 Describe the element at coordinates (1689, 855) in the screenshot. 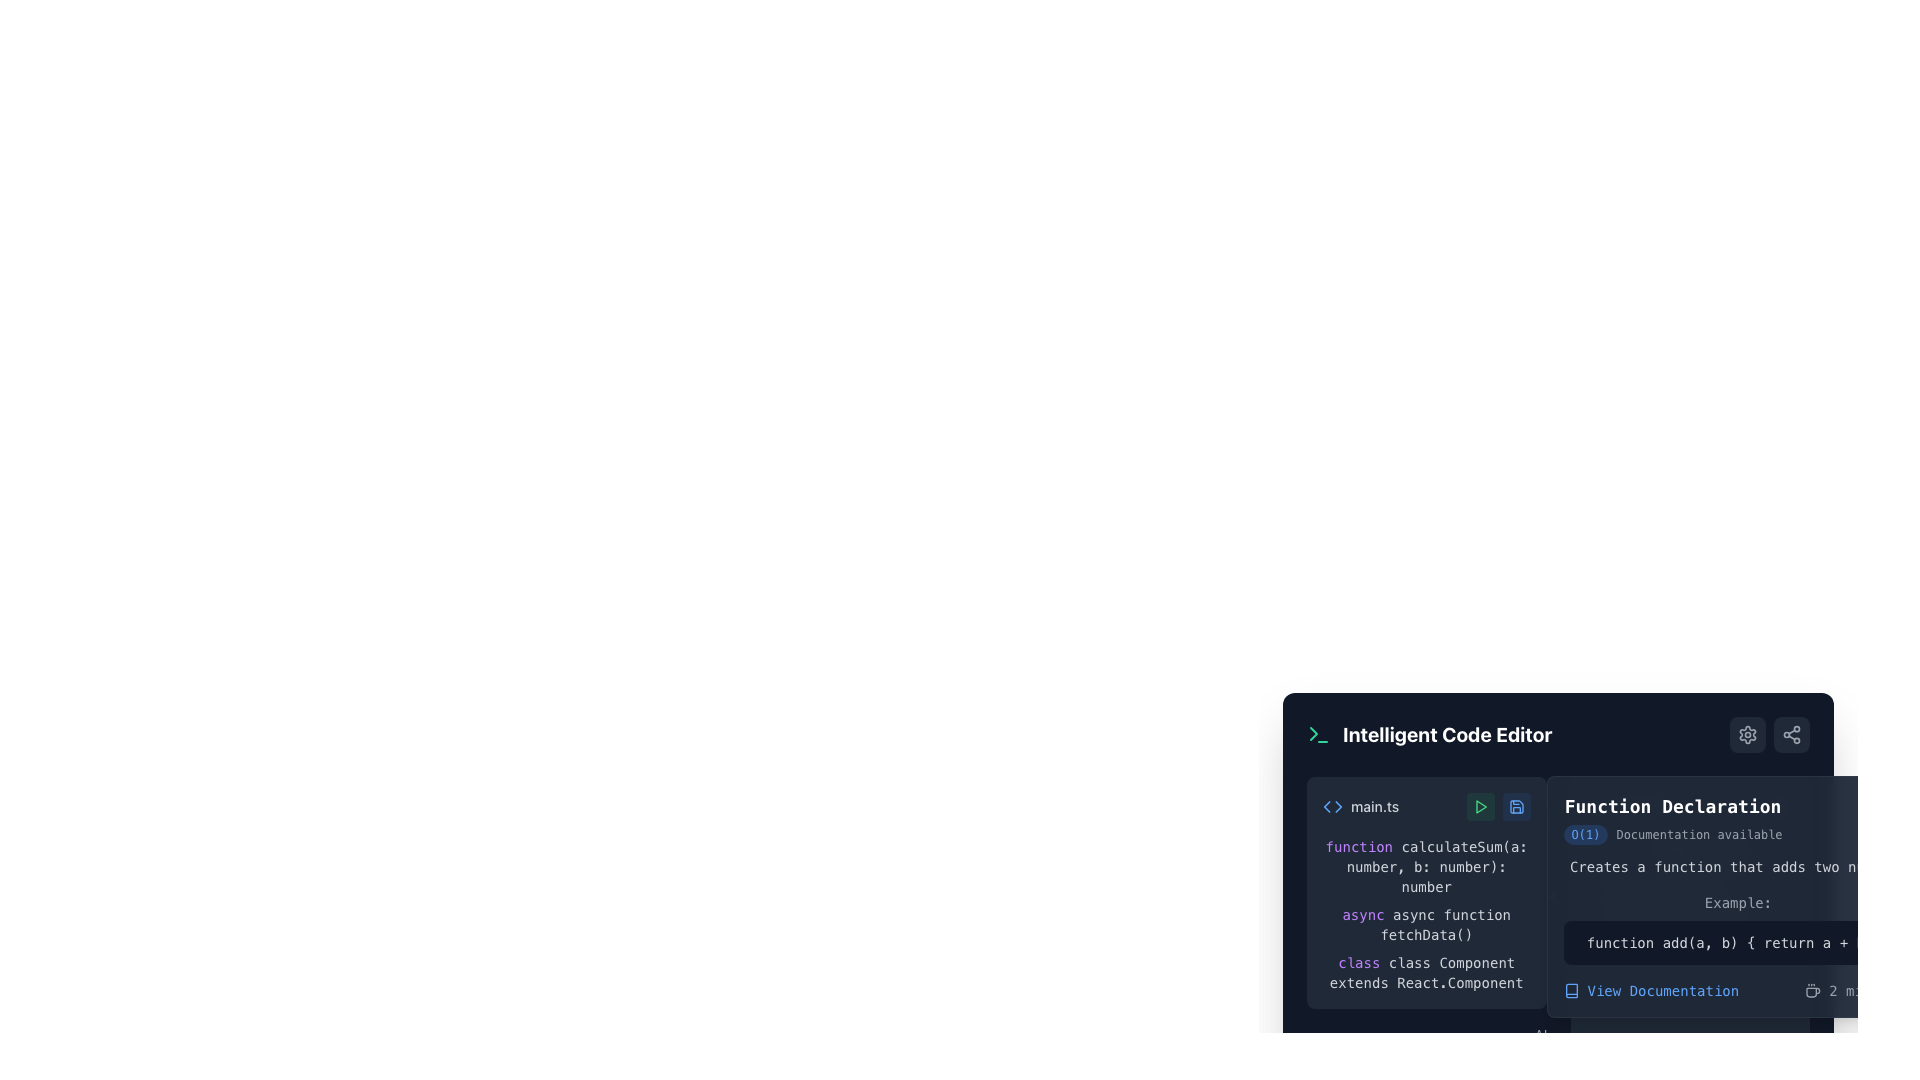

I see `the static text label indicating successful compilation` at that location.